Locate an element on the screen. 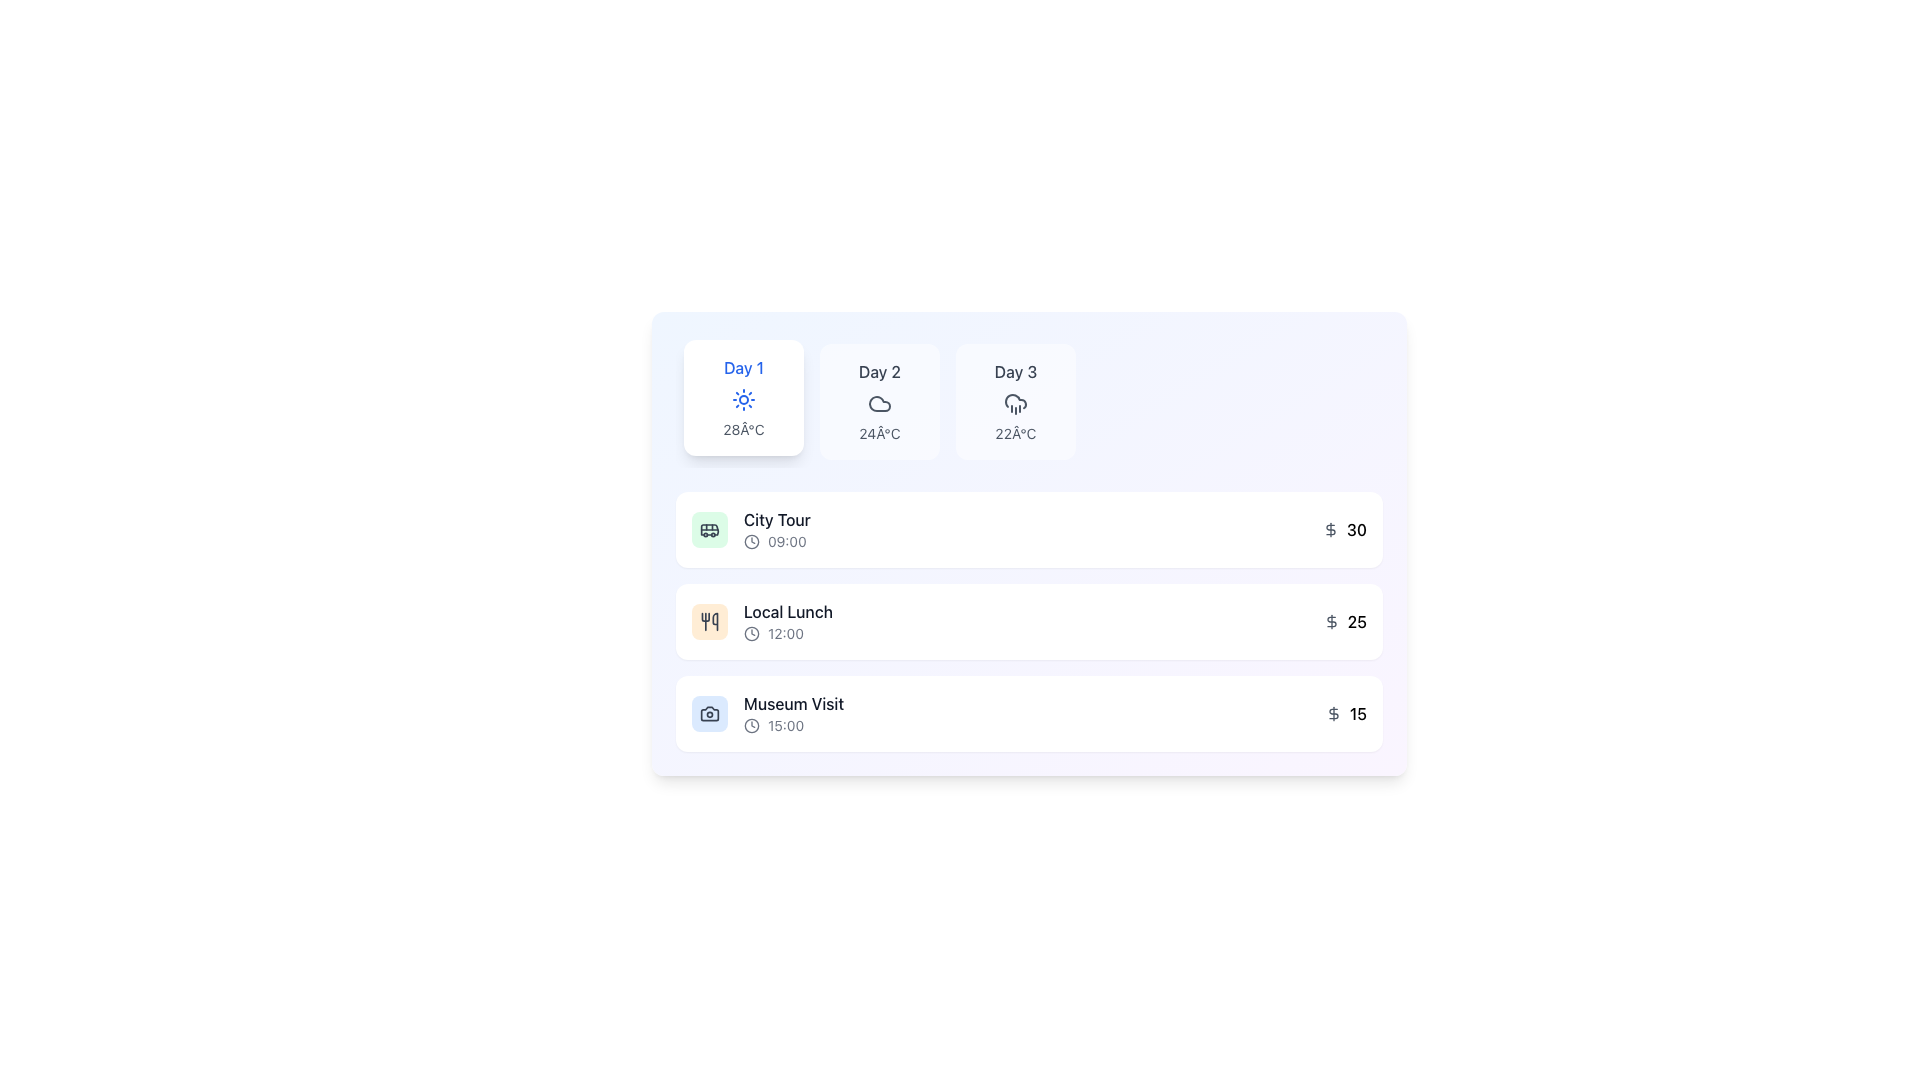 The image size is (1920, 1080). the text '09:00' with a clock icon located in the 'City Tour' row of activities is located at coordinates (776, 542).